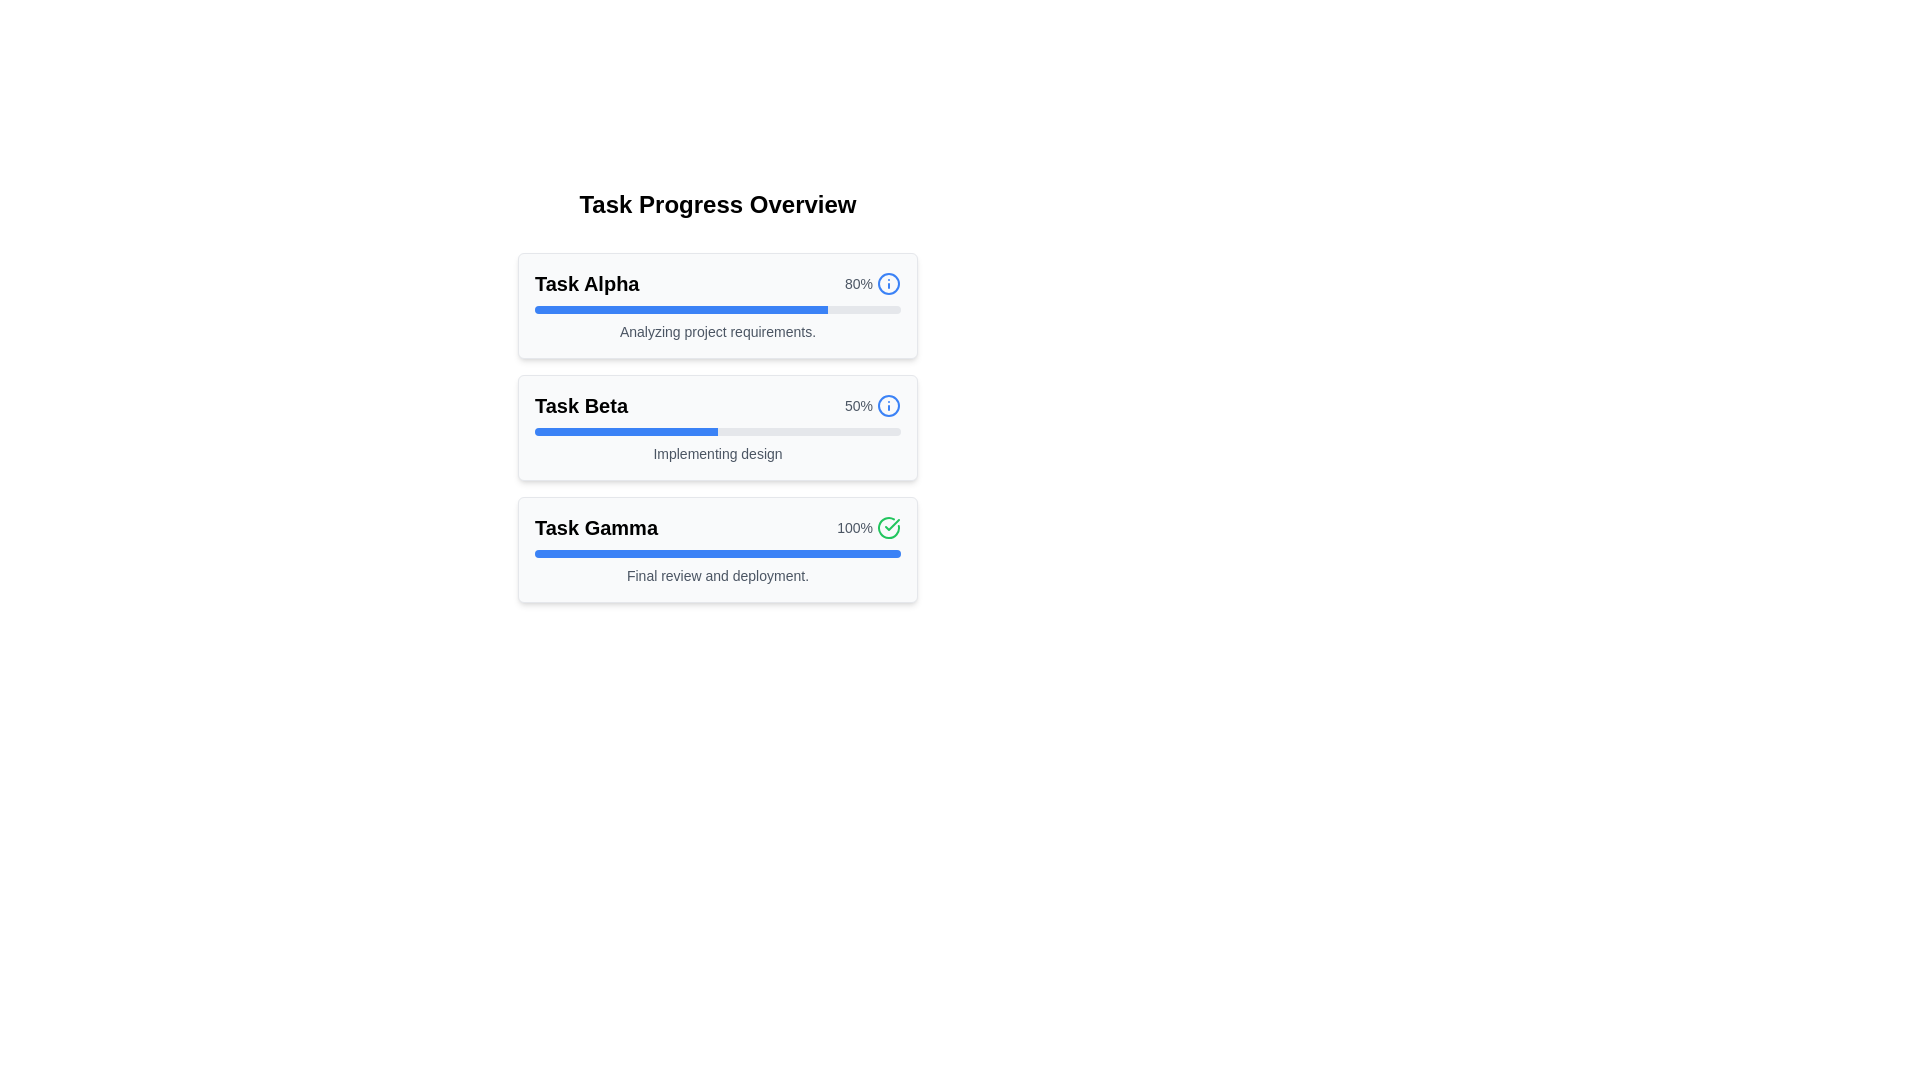  I want to click on the text label that displays 'Implementing design', located at the center of the 'Task Beta' section, below the progress bar, so click(718, 454).